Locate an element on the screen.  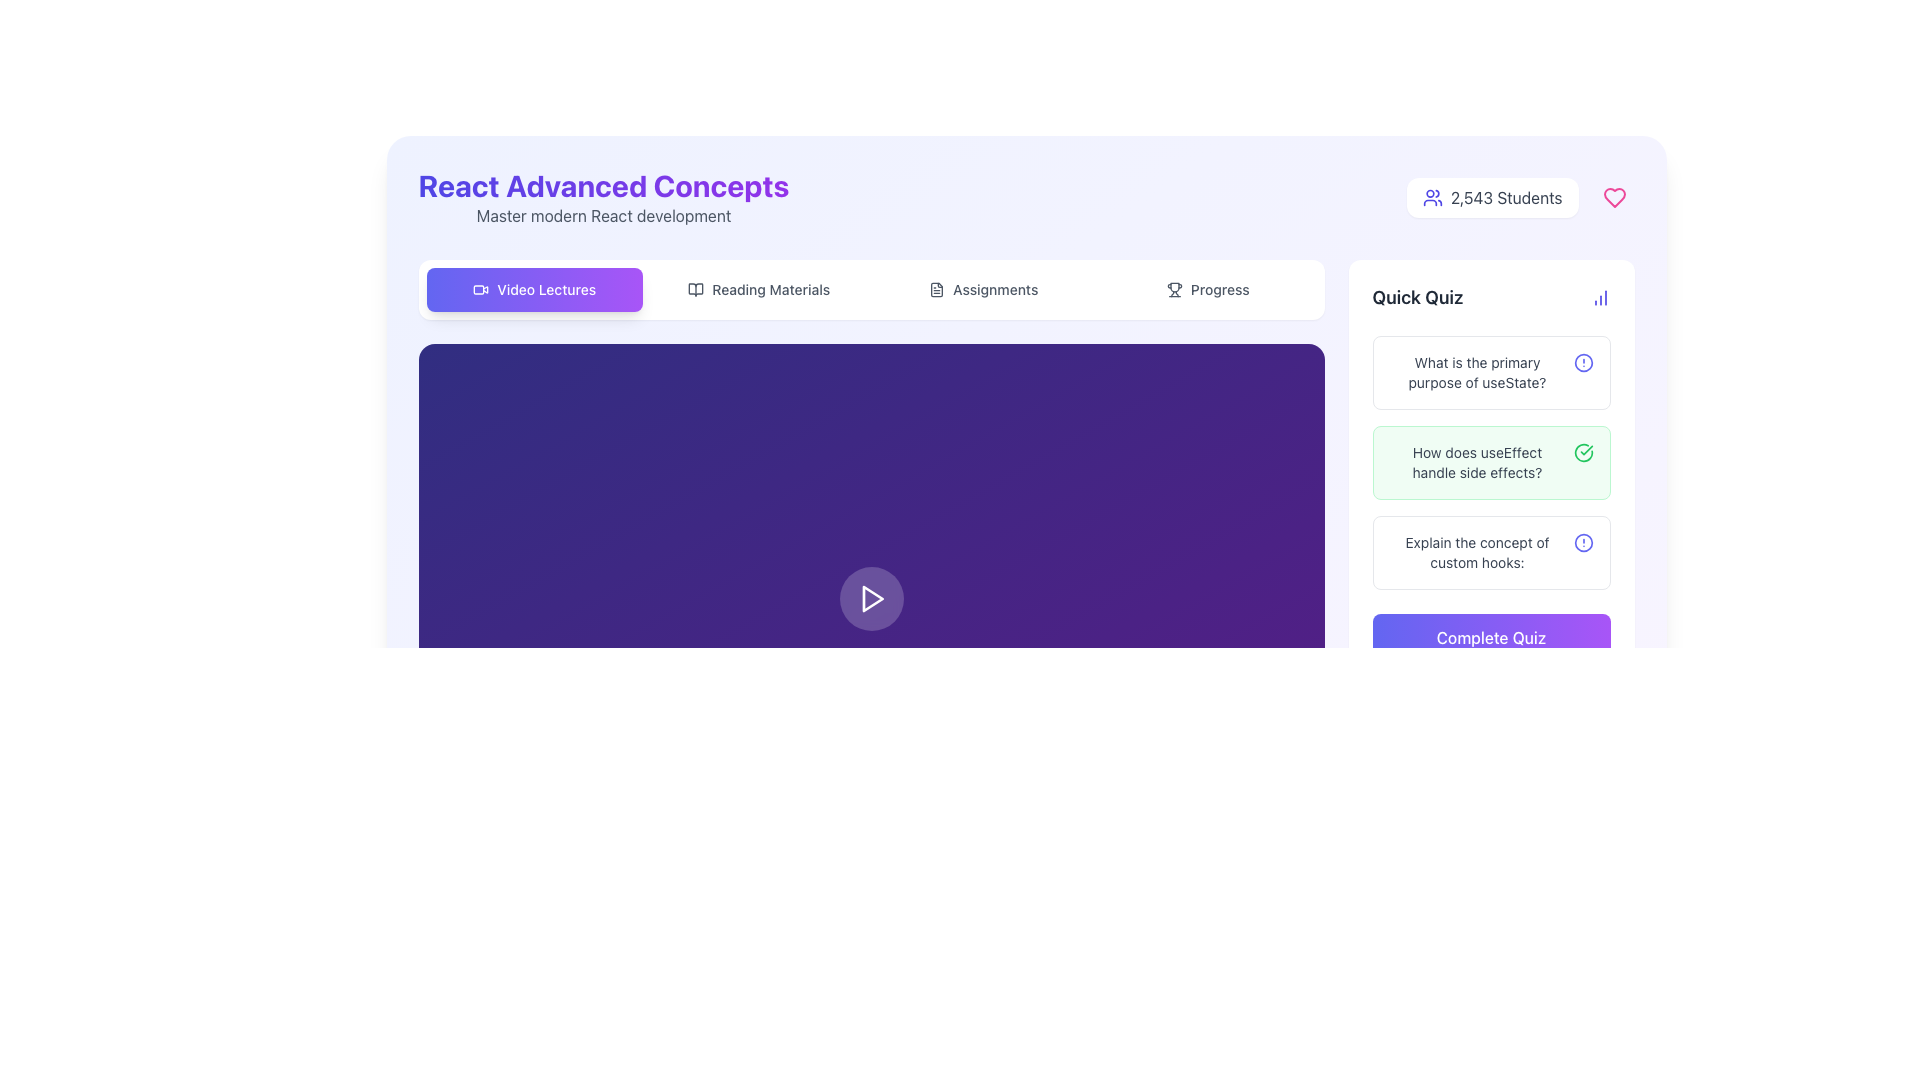
the alert circle icon located near the right edge of the 'Quick Quiz' panel, directly to the right of the question text 'What is the primary purpose of useState?' is located at coordinates (1582, 362).